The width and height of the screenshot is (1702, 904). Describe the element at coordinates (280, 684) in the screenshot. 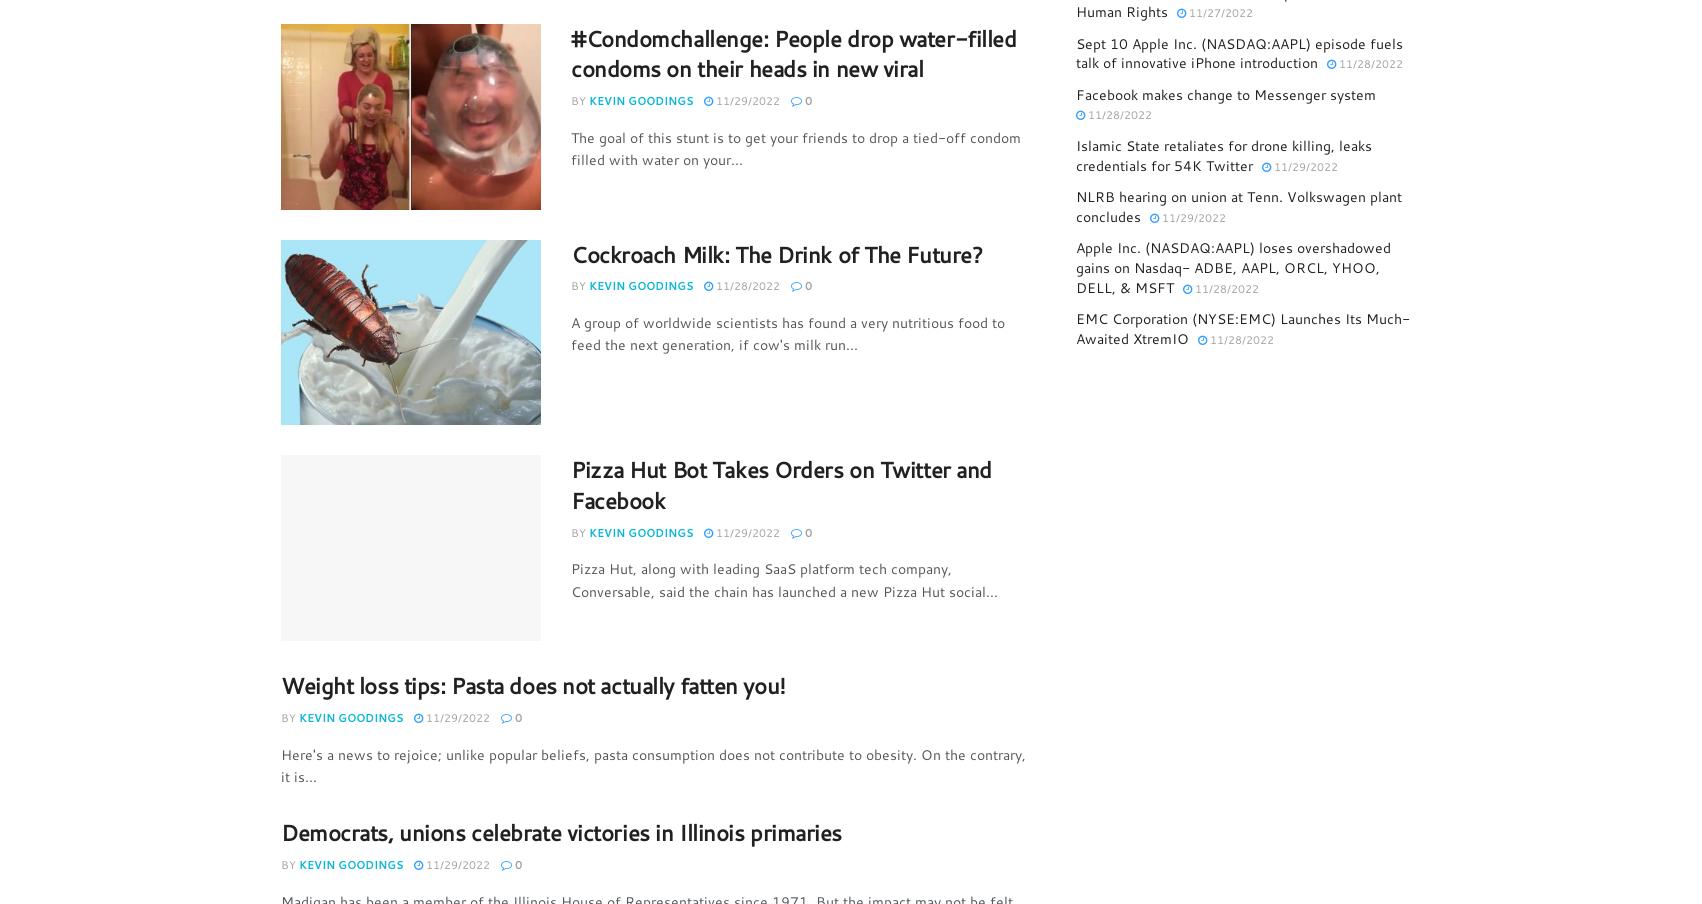

I see `'Weight loss tips: Pasta does not actually fatten you!'` at that location.